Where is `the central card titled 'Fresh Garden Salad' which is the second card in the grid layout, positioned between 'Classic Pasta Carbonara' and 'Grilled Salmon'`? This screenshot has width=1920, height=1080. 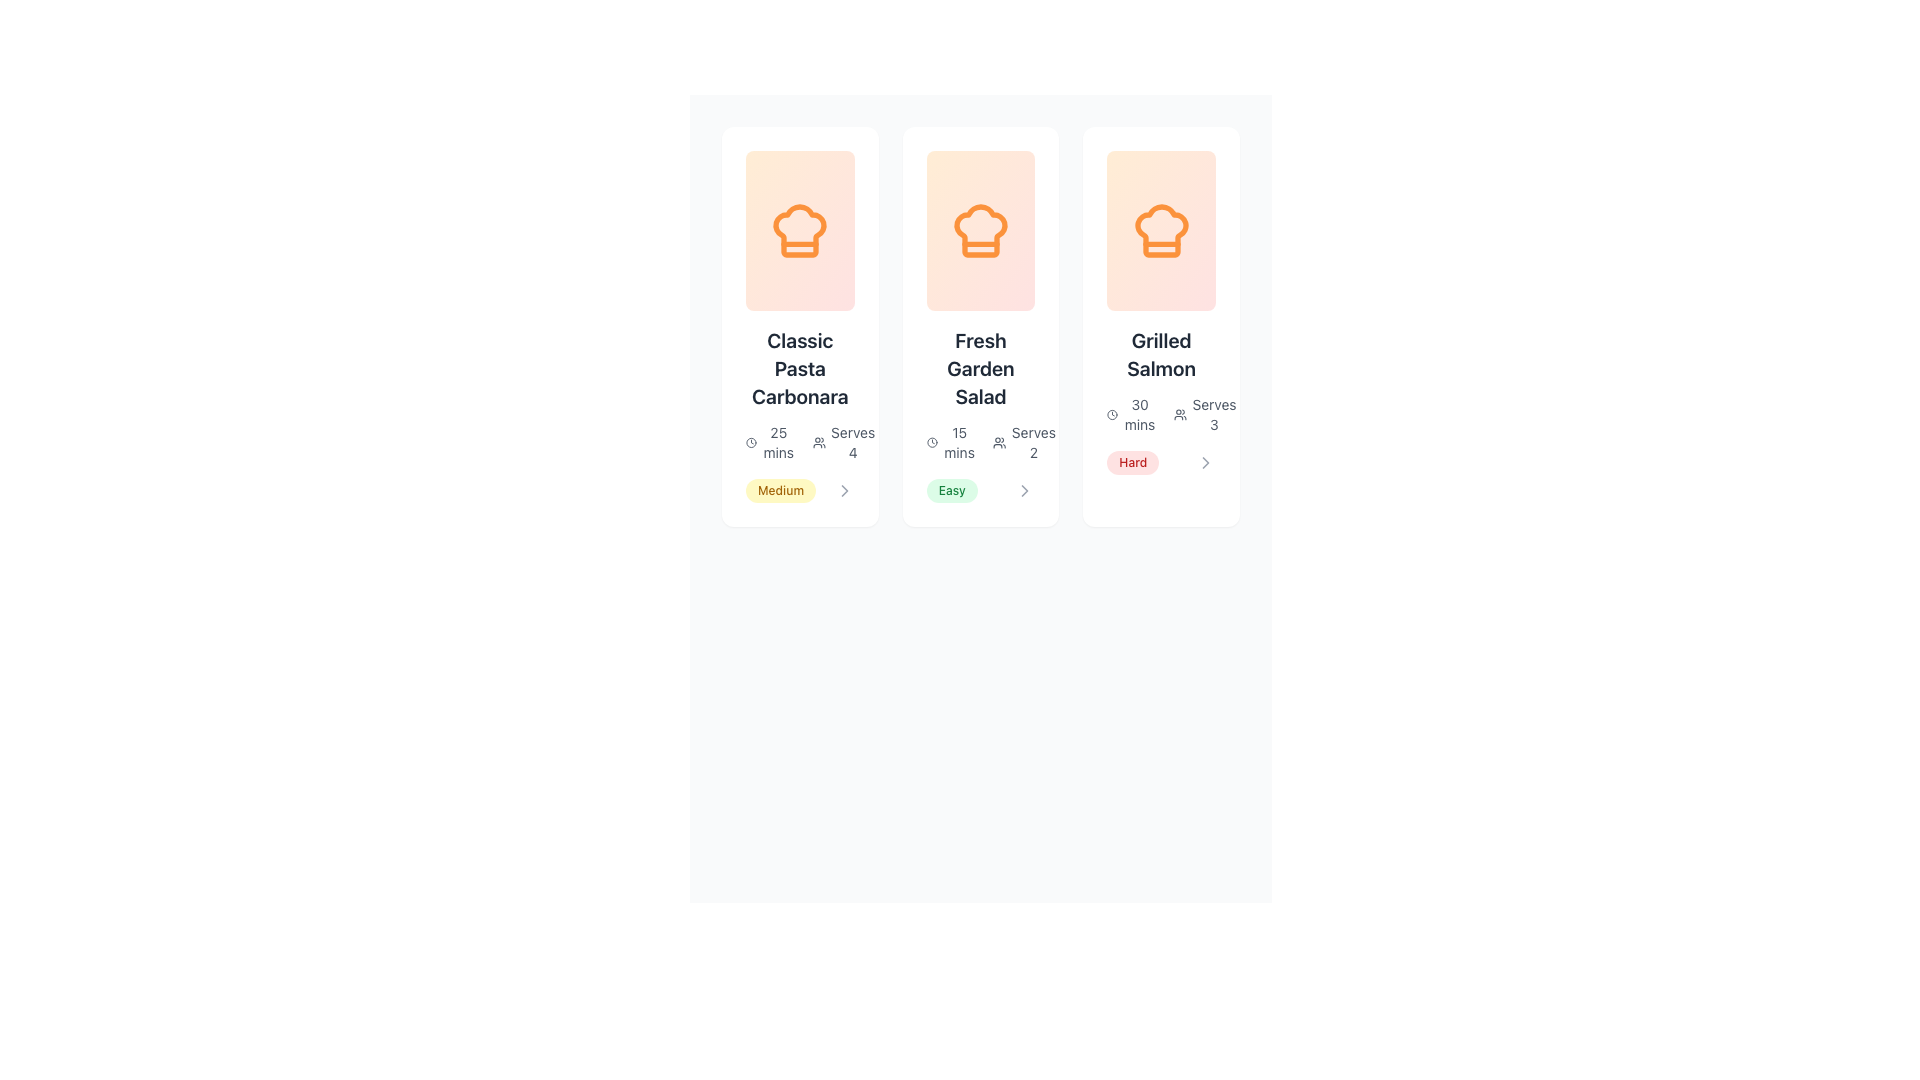 the central card titled 'Fresh Garden Salad' which is the second card in the grid layout, positioned between 'Classic Pasta Carbonara' and 'Grilled Salmon' is located at coordinates (980, 326).